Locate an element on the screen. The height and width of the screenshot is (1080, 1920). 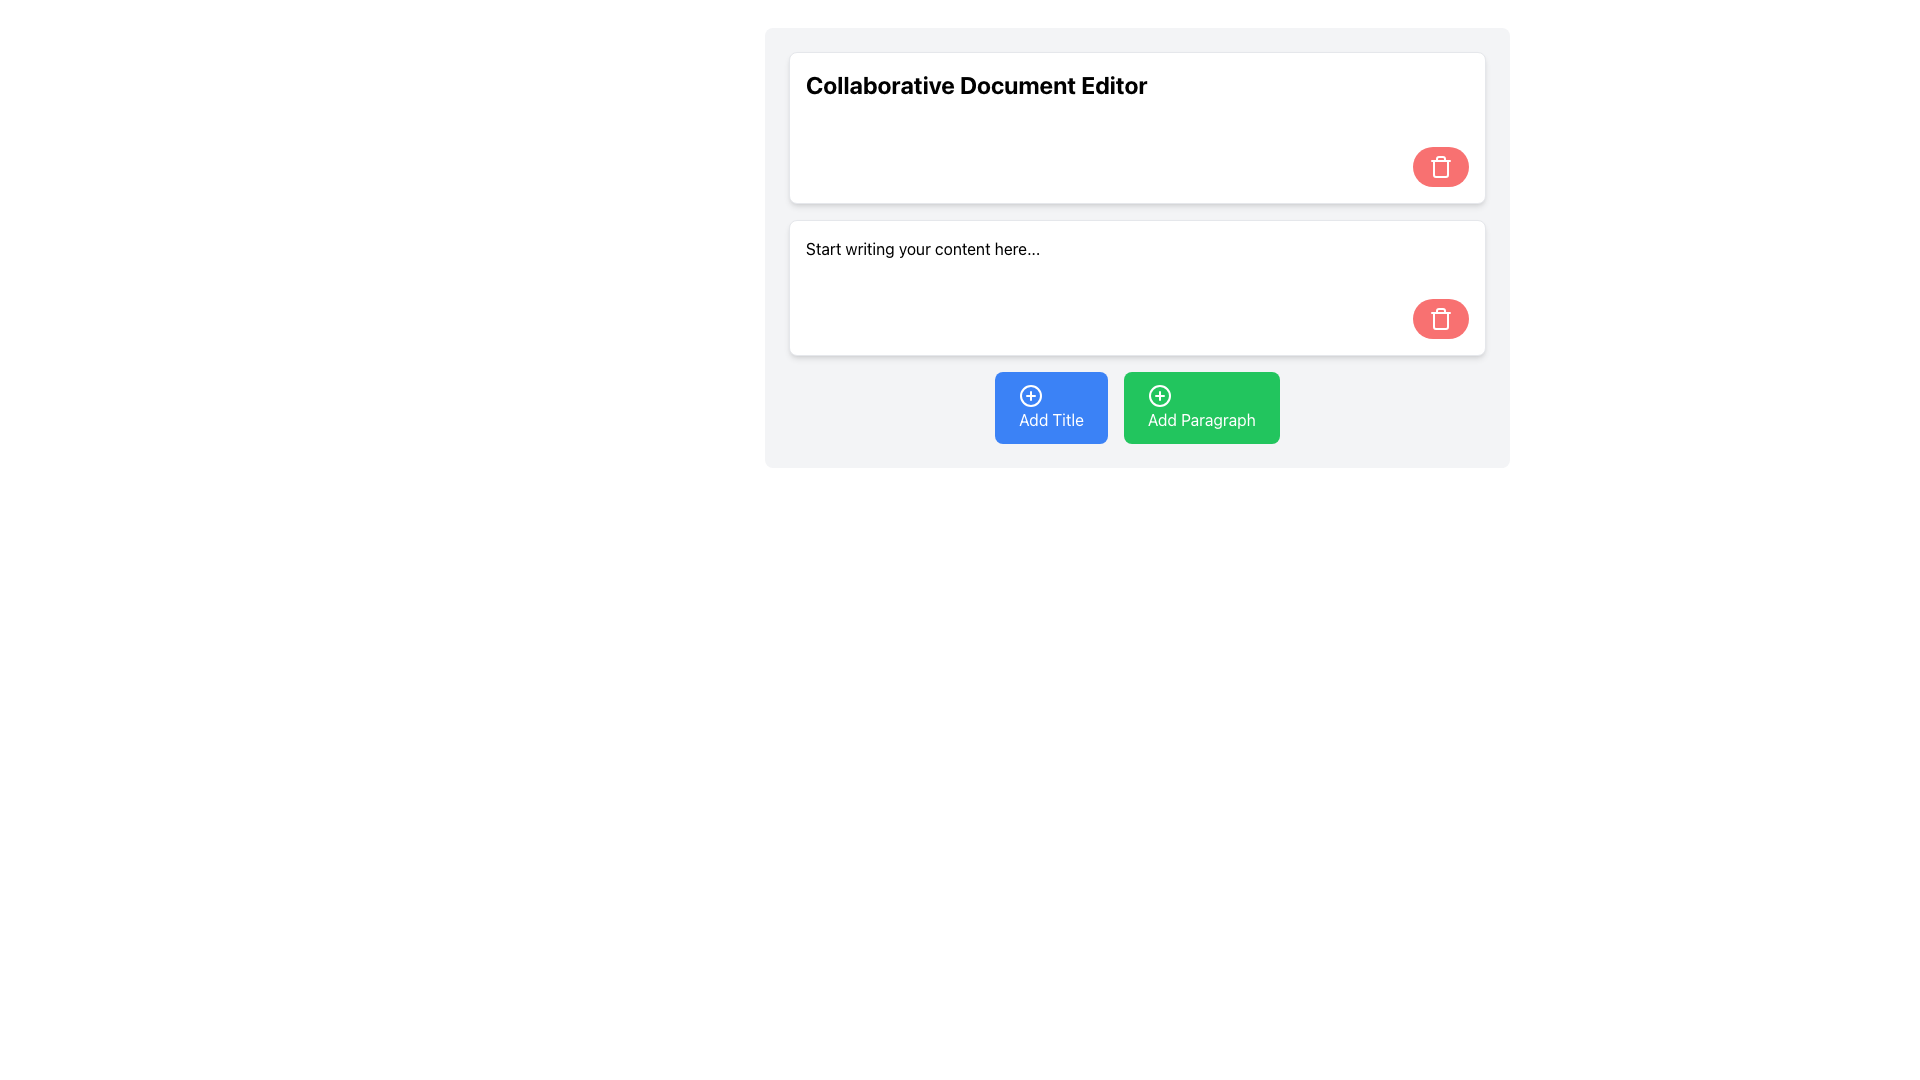
the header text display element, which indicates the purpose of the document editor interface is located at coordinates (1137, 100).